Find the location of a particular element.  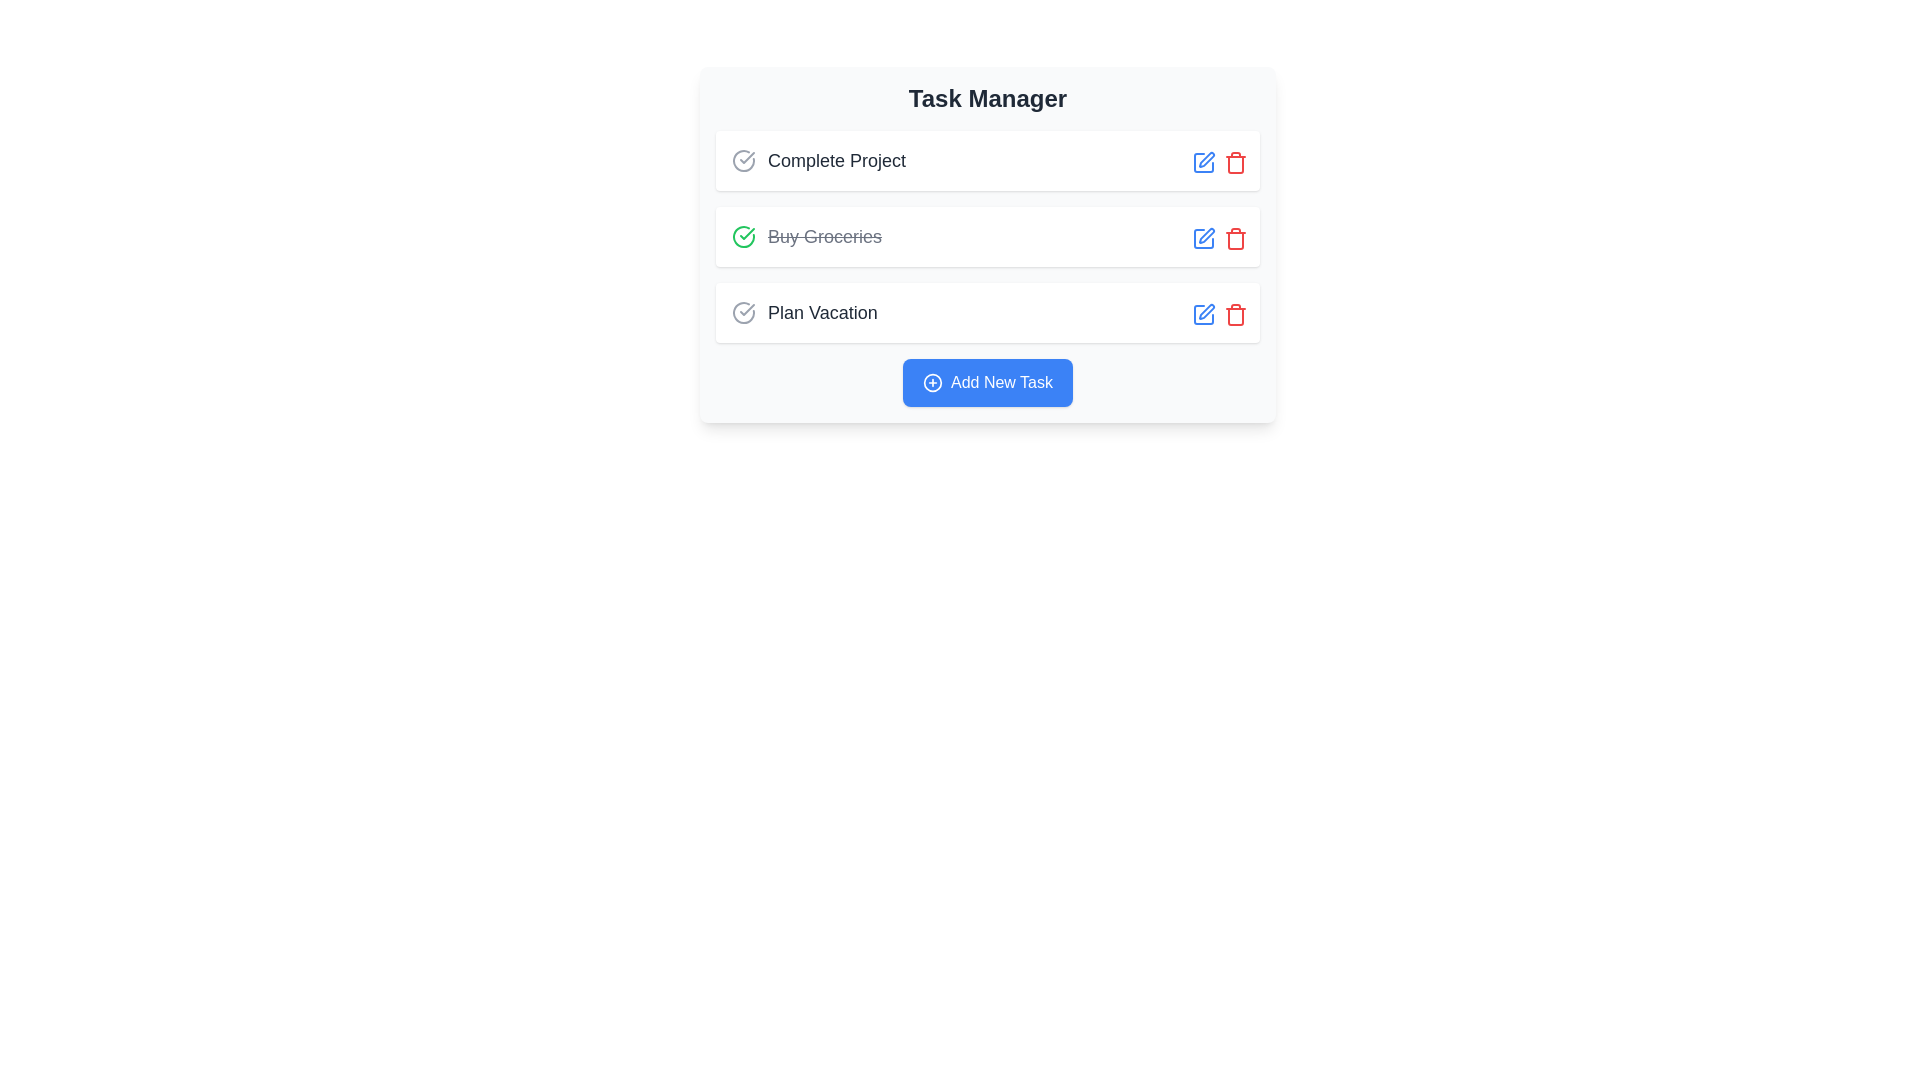

the task entry 'Buy Groceries', which is marked as completed is located at coordinates (988, 235).